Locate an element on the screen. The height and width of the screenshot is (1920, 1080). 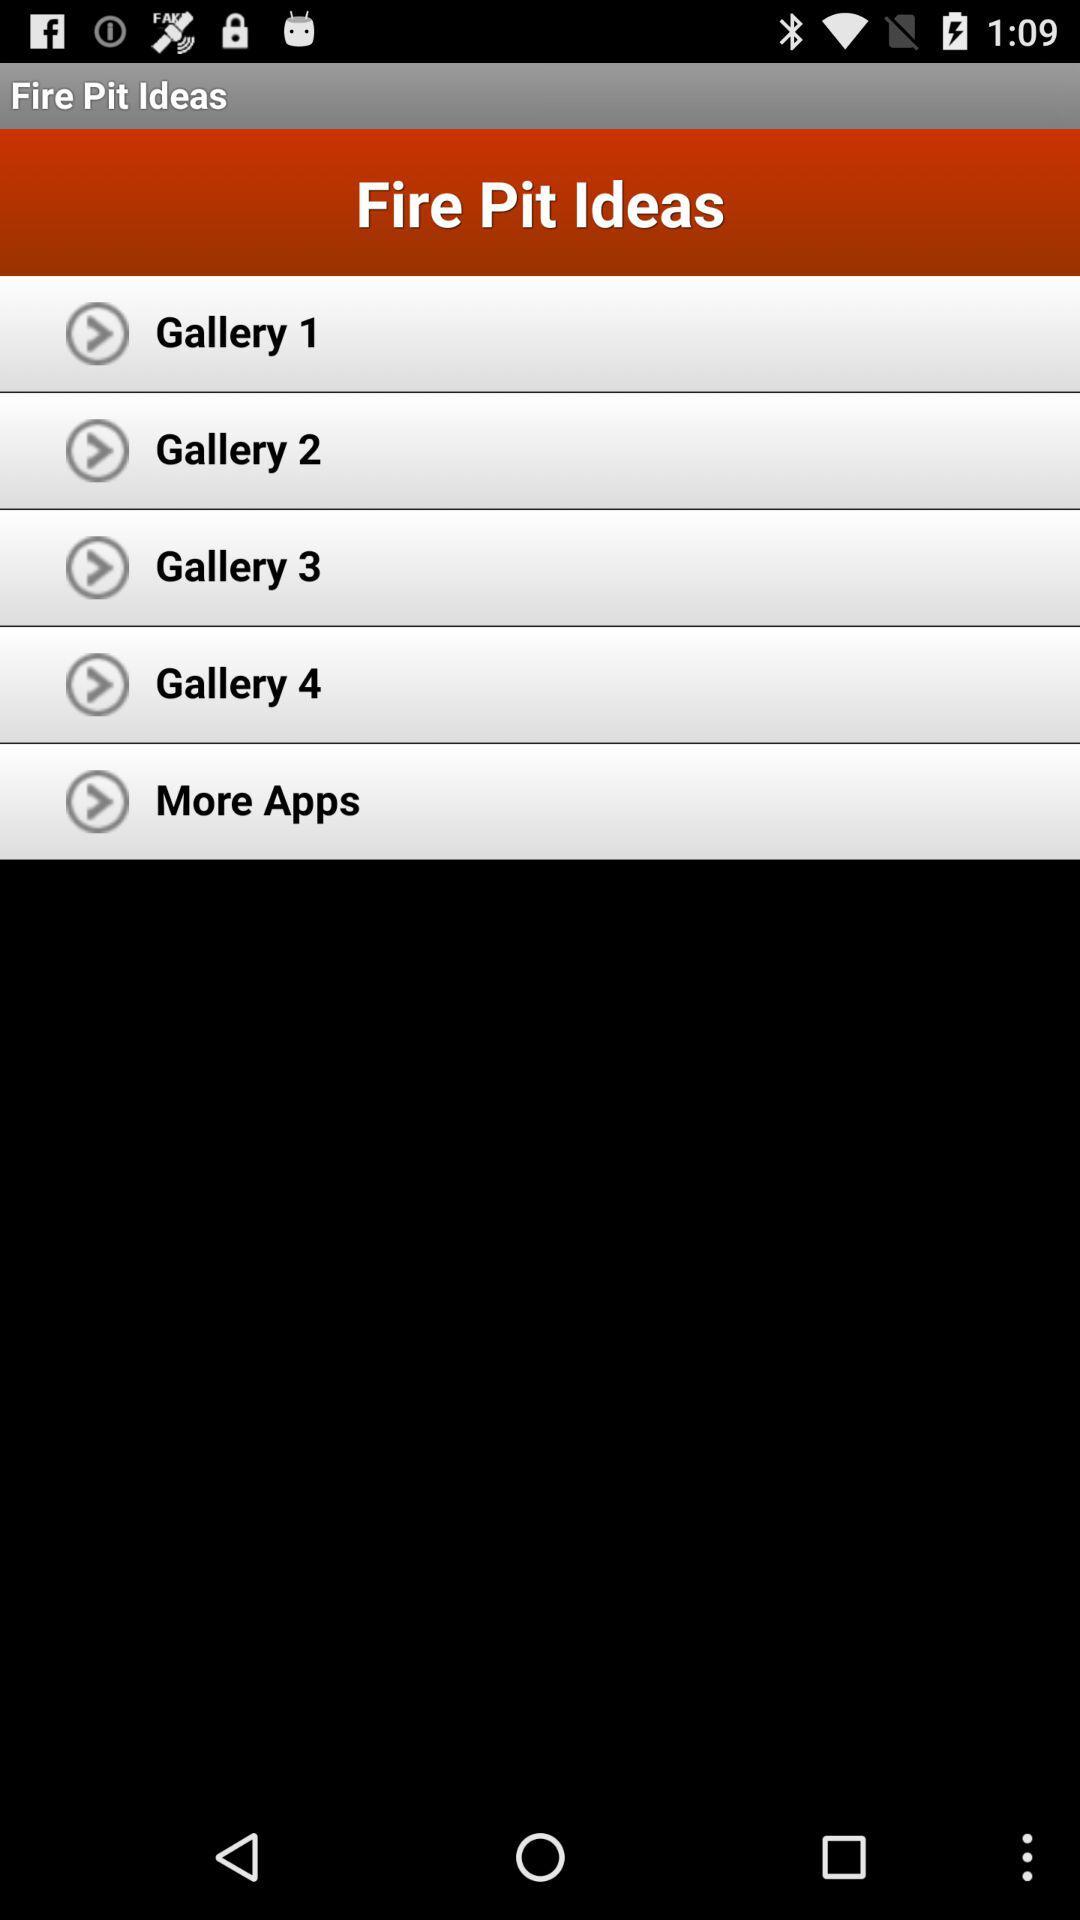
gallery 2 item is located at coordinates (237, 446).